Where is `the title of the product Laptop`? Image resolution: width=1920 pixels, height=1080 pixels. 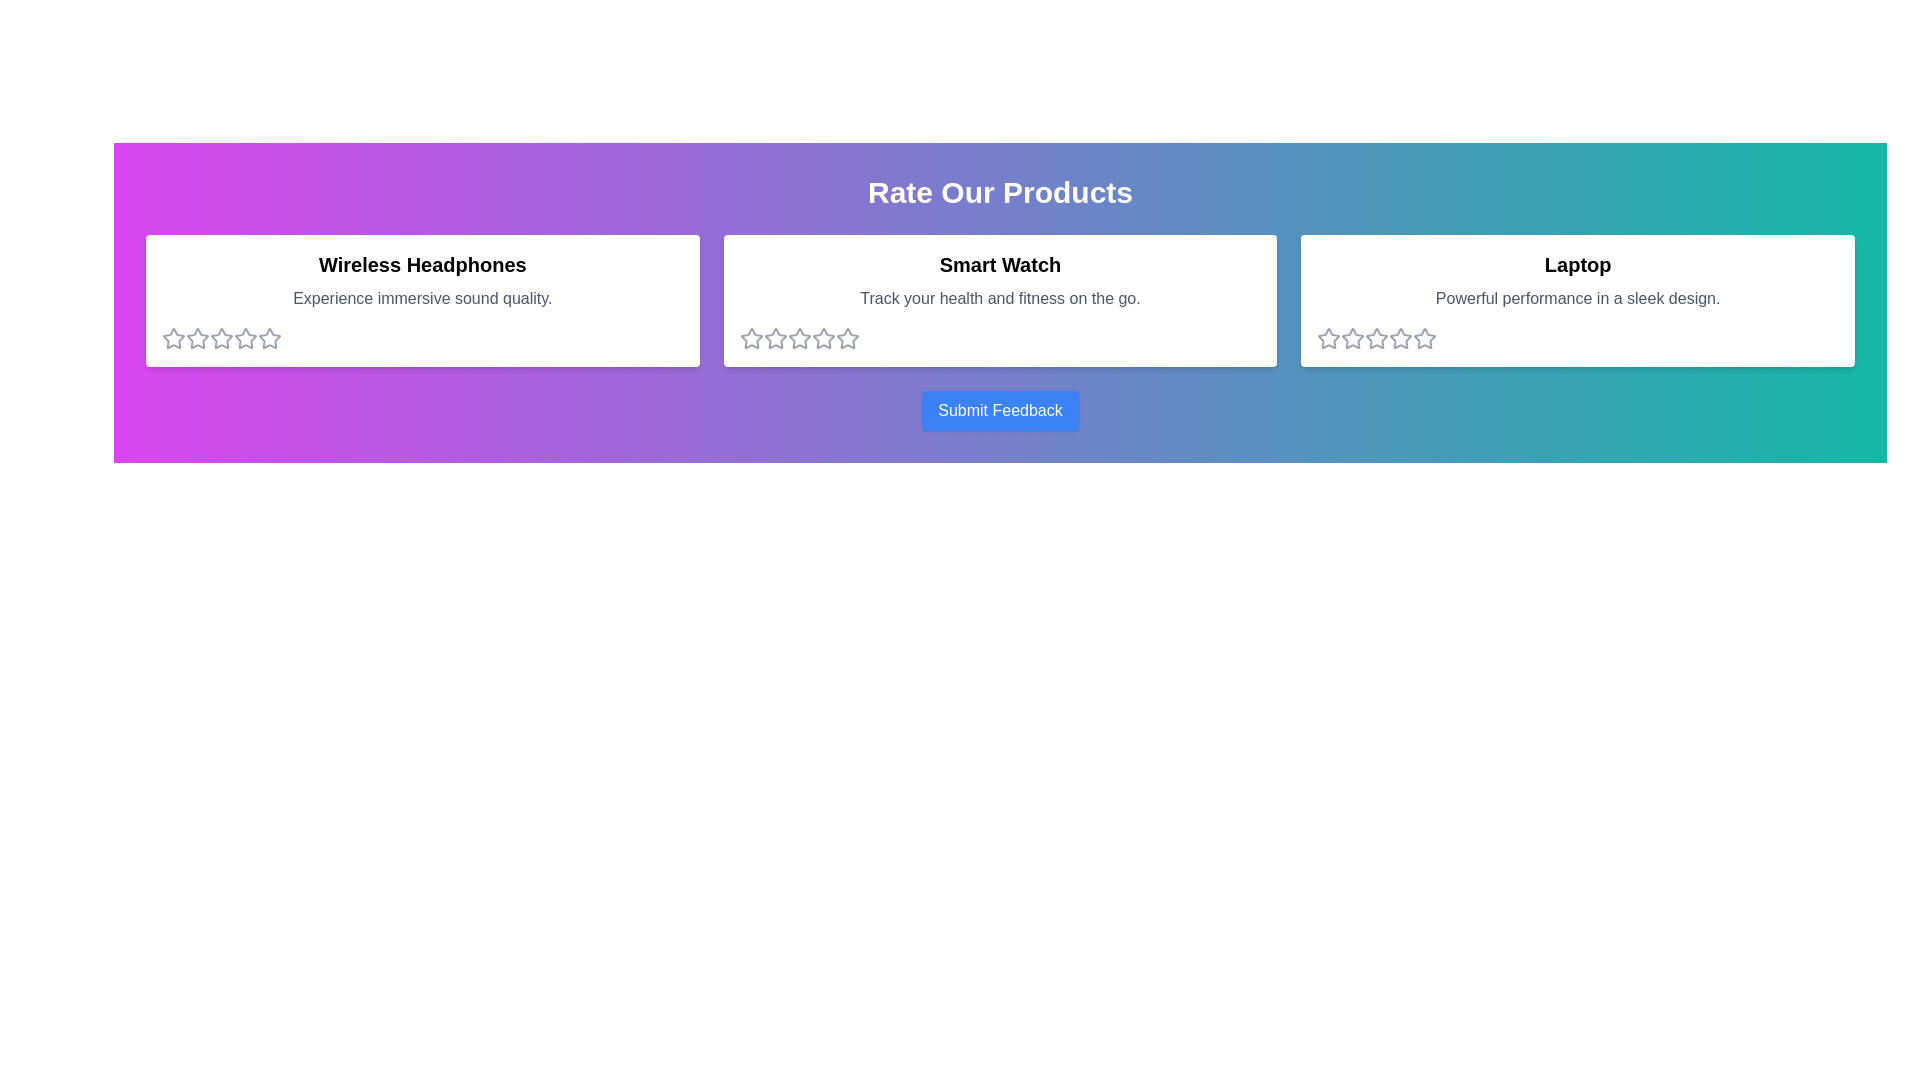
the title of the product Laptop is located at coordinates (1577, 264).